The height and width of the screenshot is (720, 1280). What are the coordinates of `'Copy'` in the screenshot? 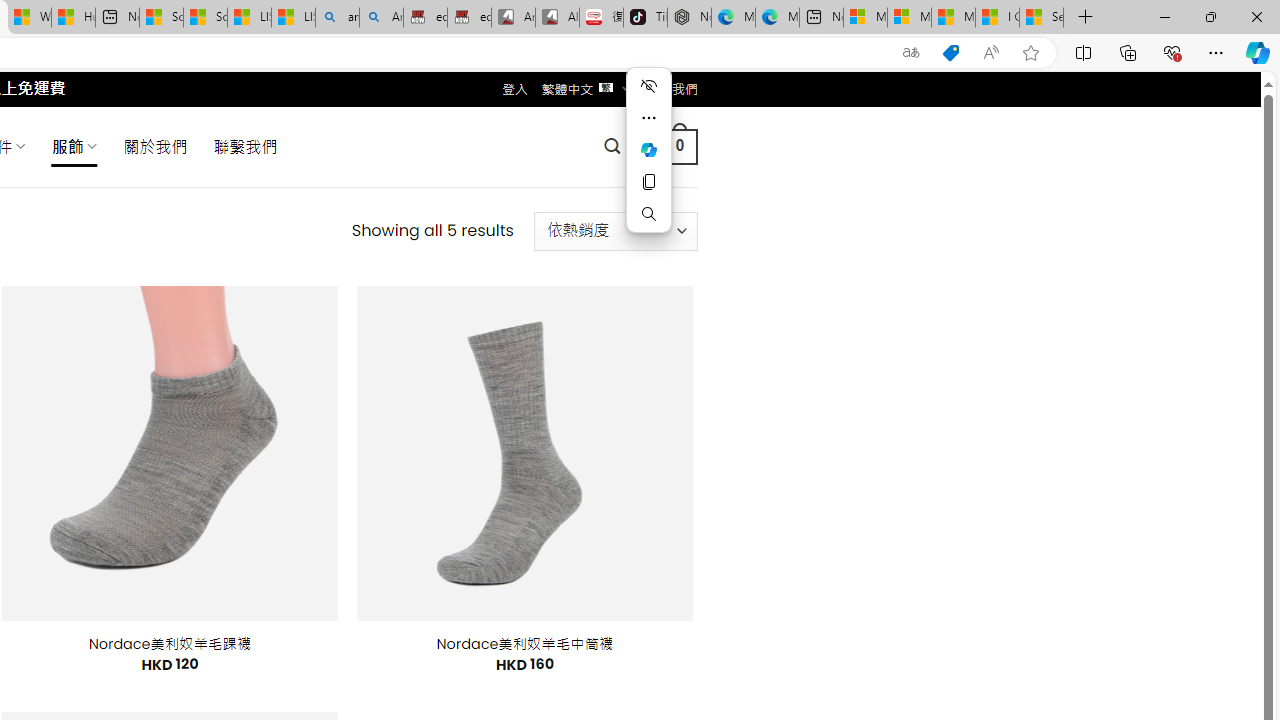 It's located at (648, 182).